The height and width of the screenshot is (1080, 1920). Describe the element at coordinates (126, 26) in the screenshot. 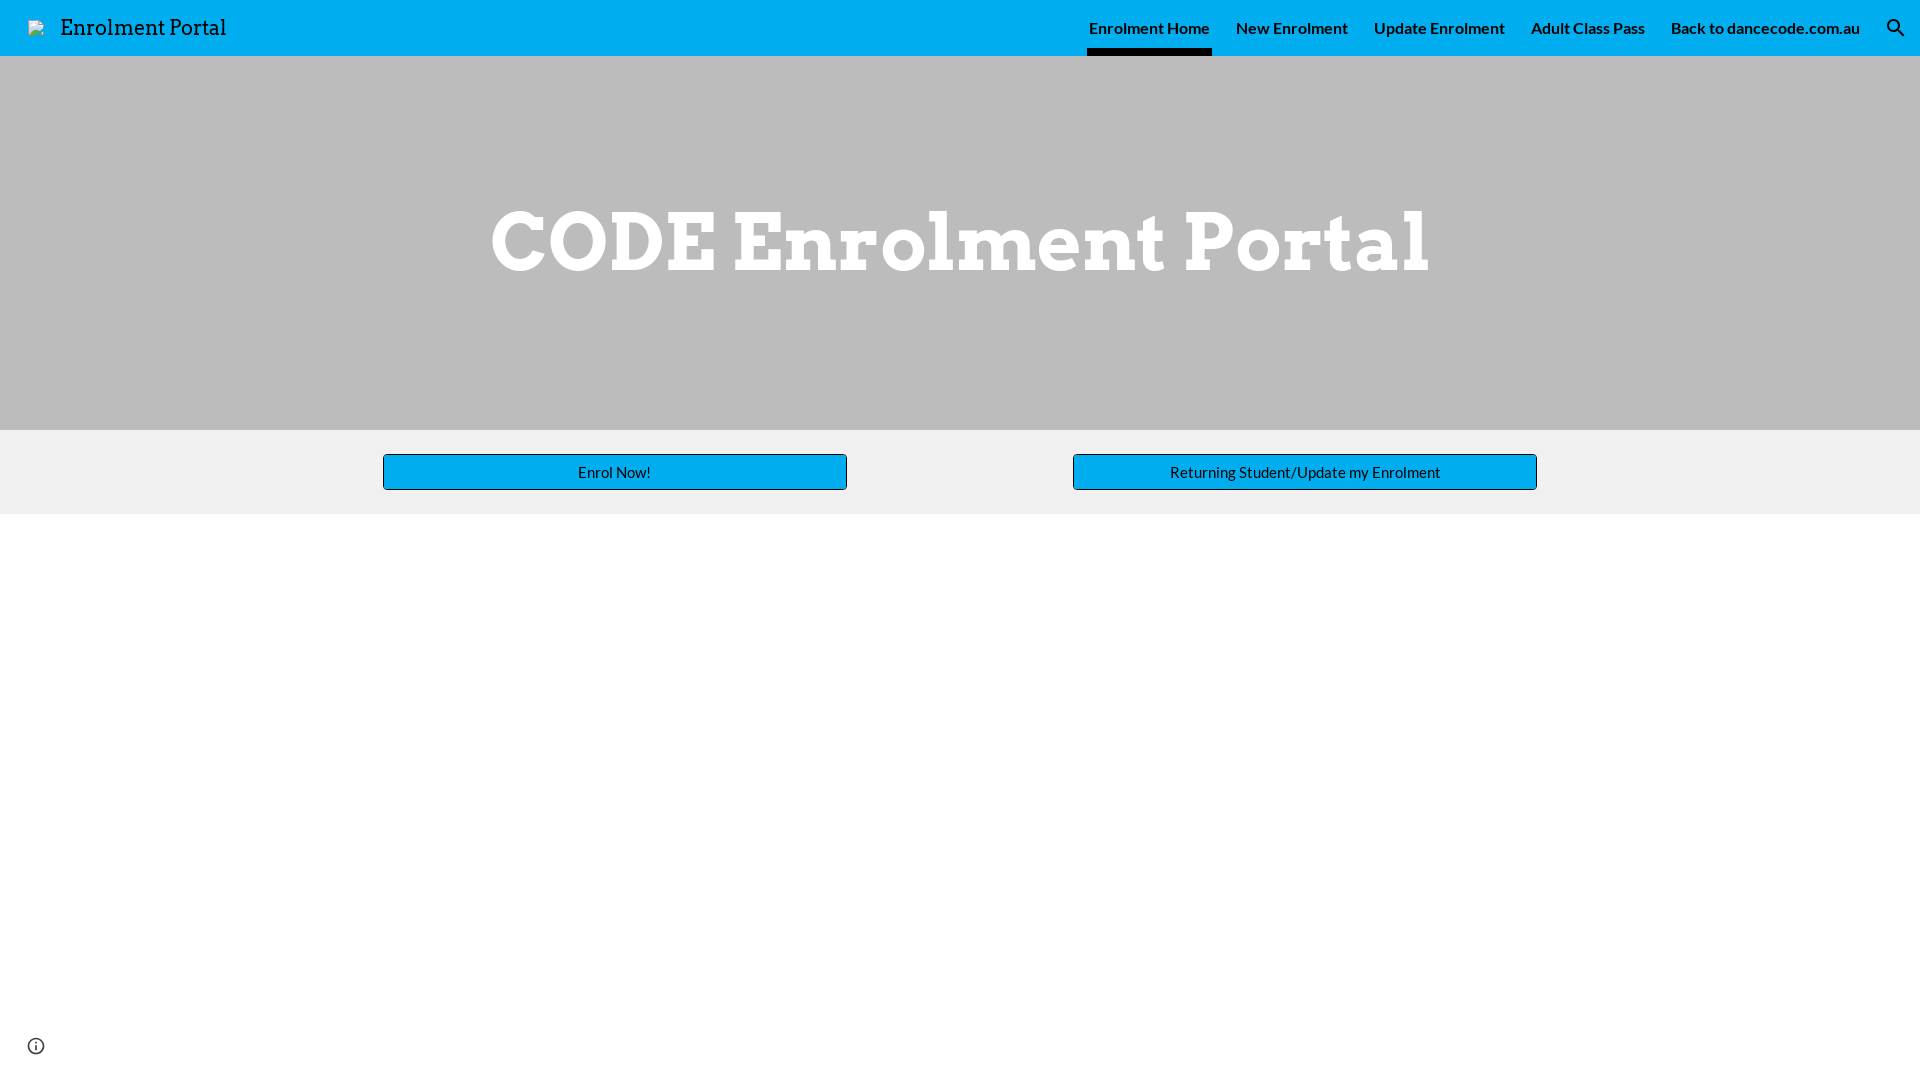

I see `'Enrolment Portal'` at that location.